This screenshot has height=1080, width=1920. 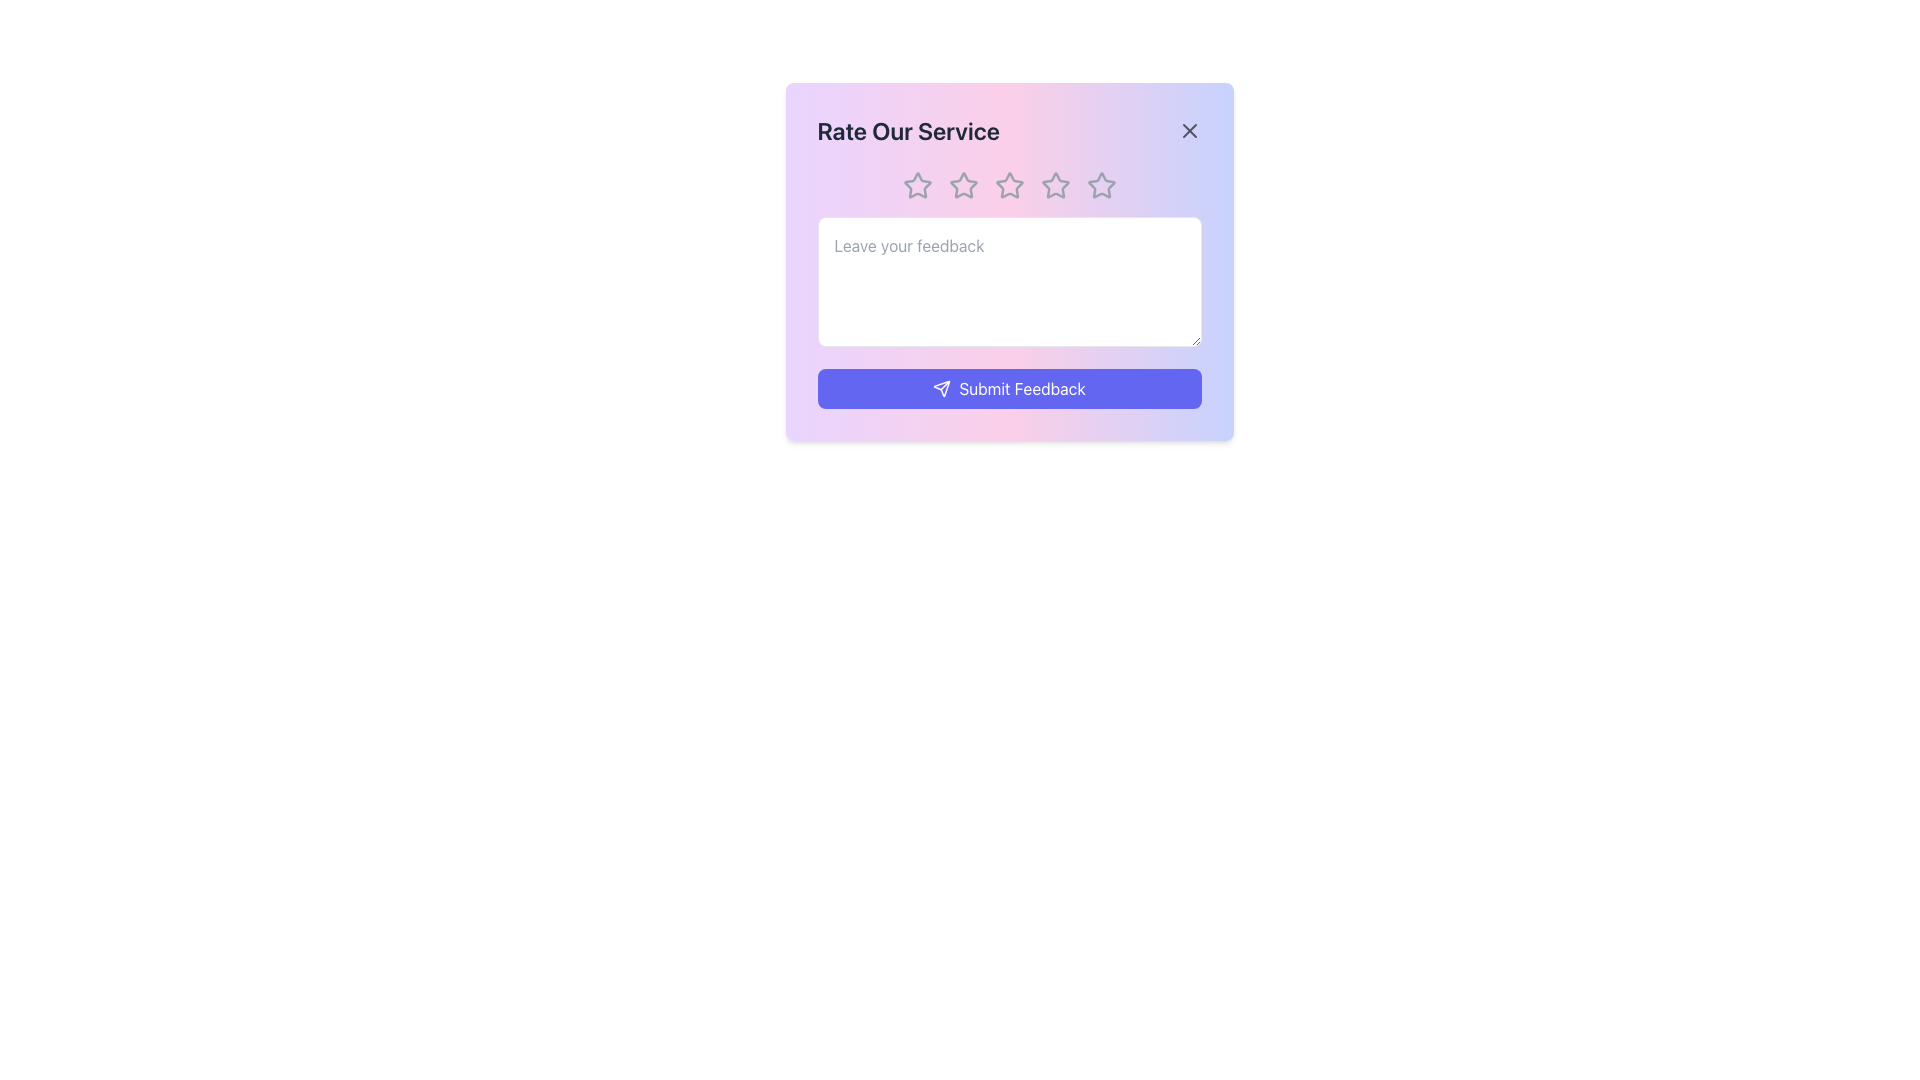 I want to click on the third star, so click(x=1009, y=185).